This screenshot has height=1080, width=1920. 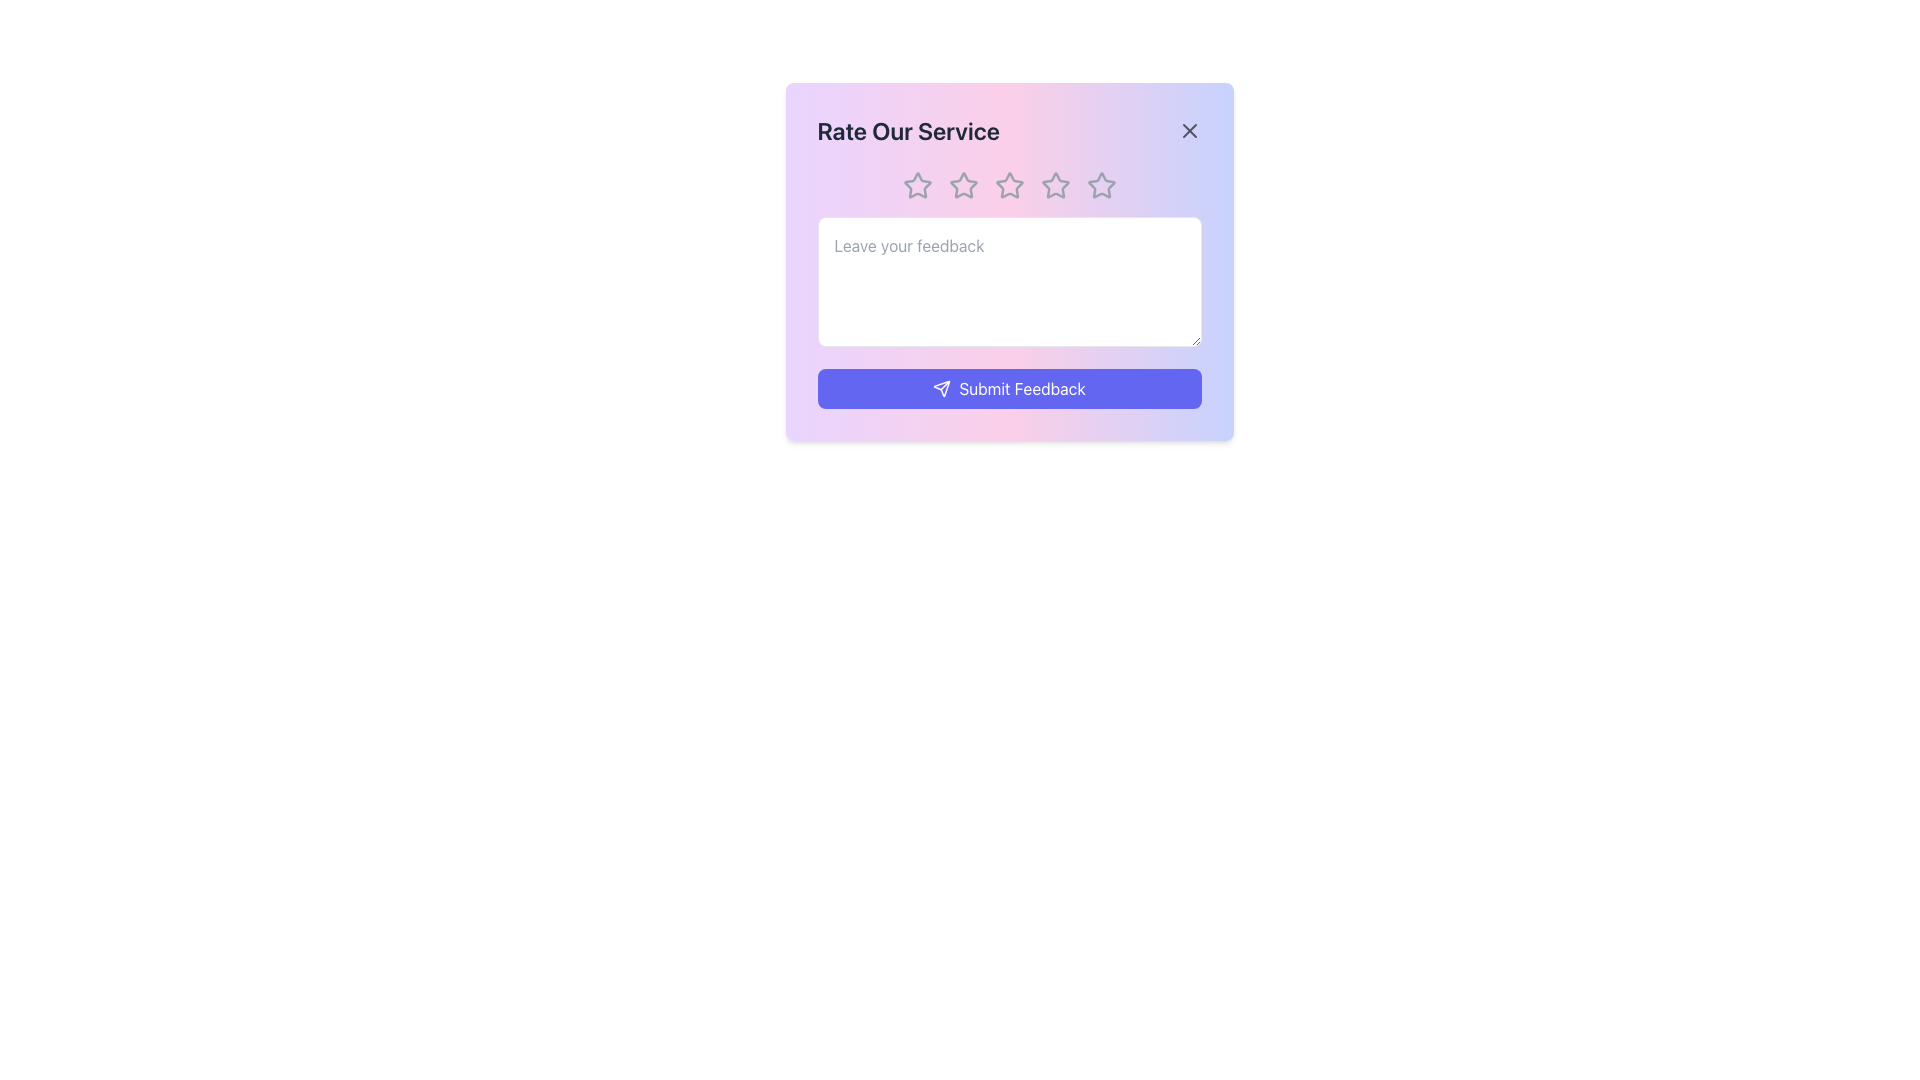 I want to click on the third star, so click(x=1009, y=185).